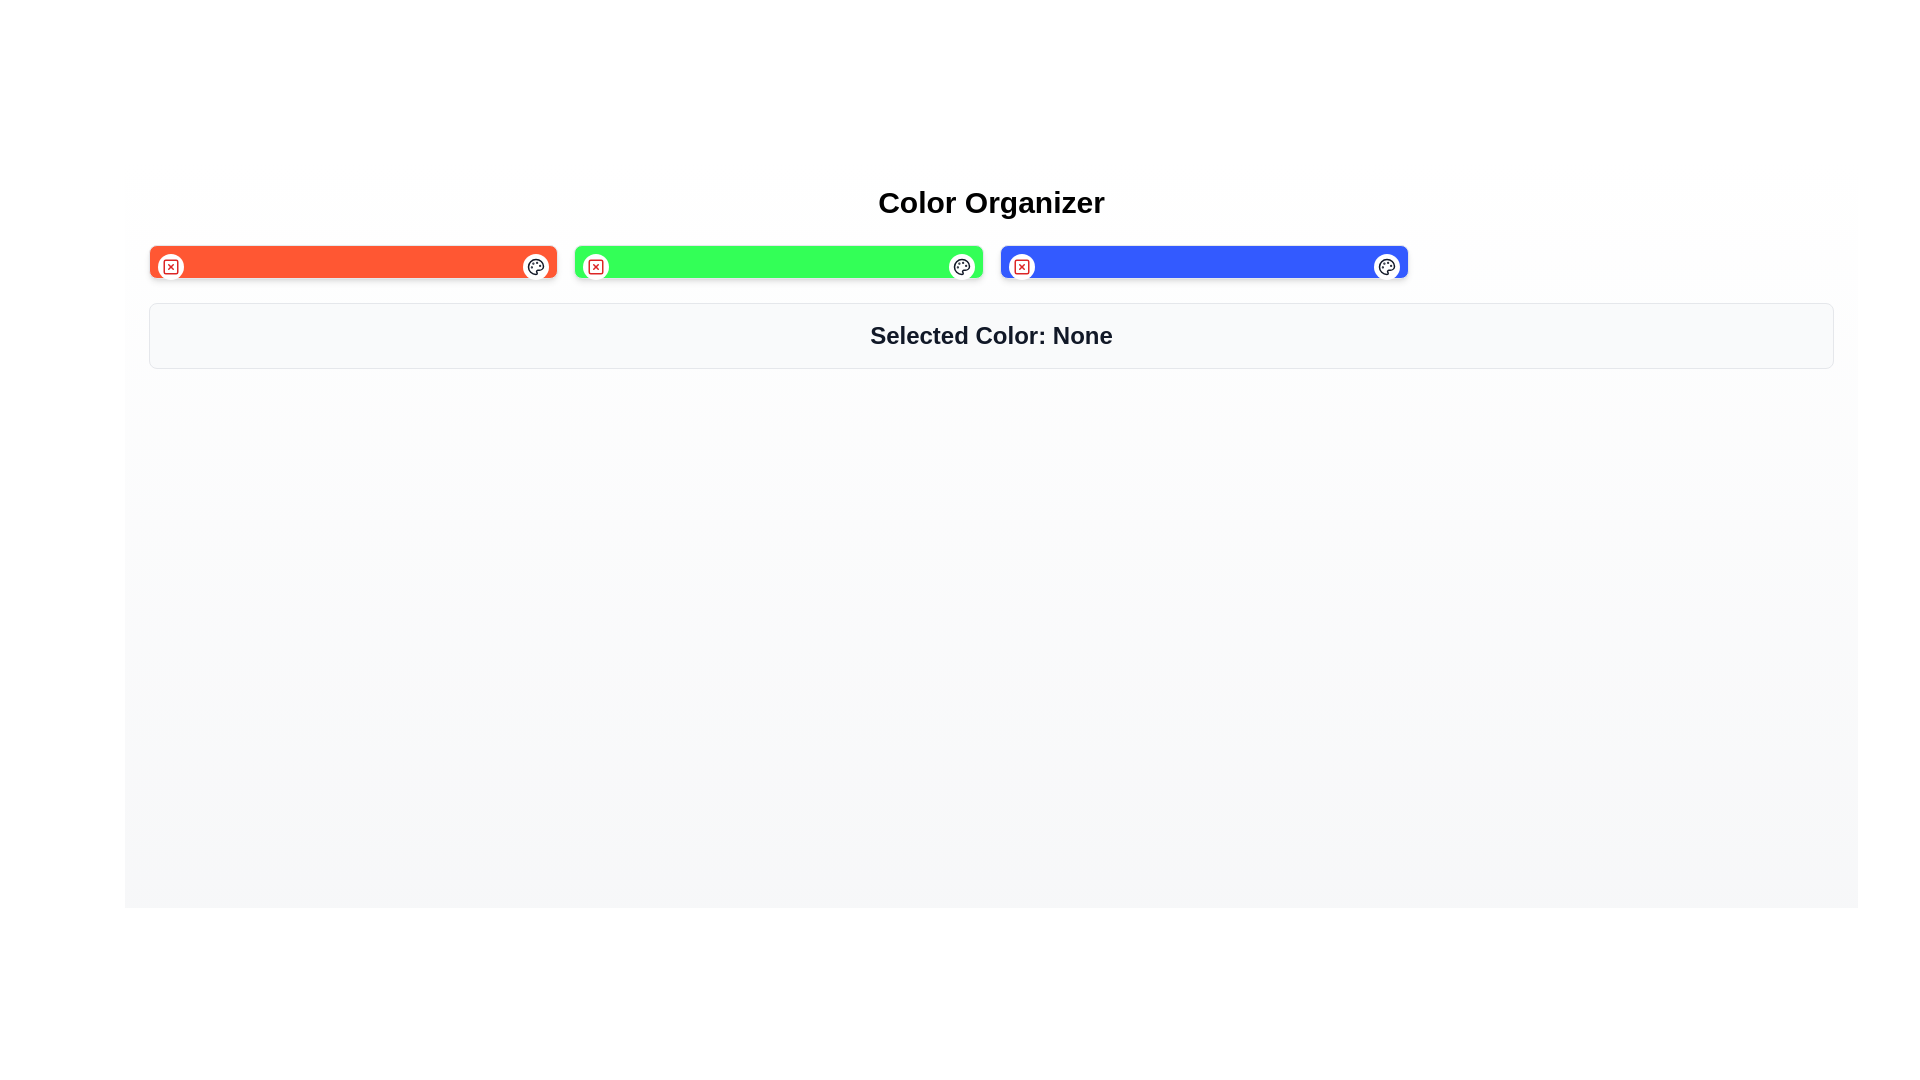 This screenshot has height=1080, width=1920. What do you see at coordinates (1385, 265) in the screenshot?
I see `the palette icon located in the blue color bar for color selection or design customization` at bounding box center [1385, 265].